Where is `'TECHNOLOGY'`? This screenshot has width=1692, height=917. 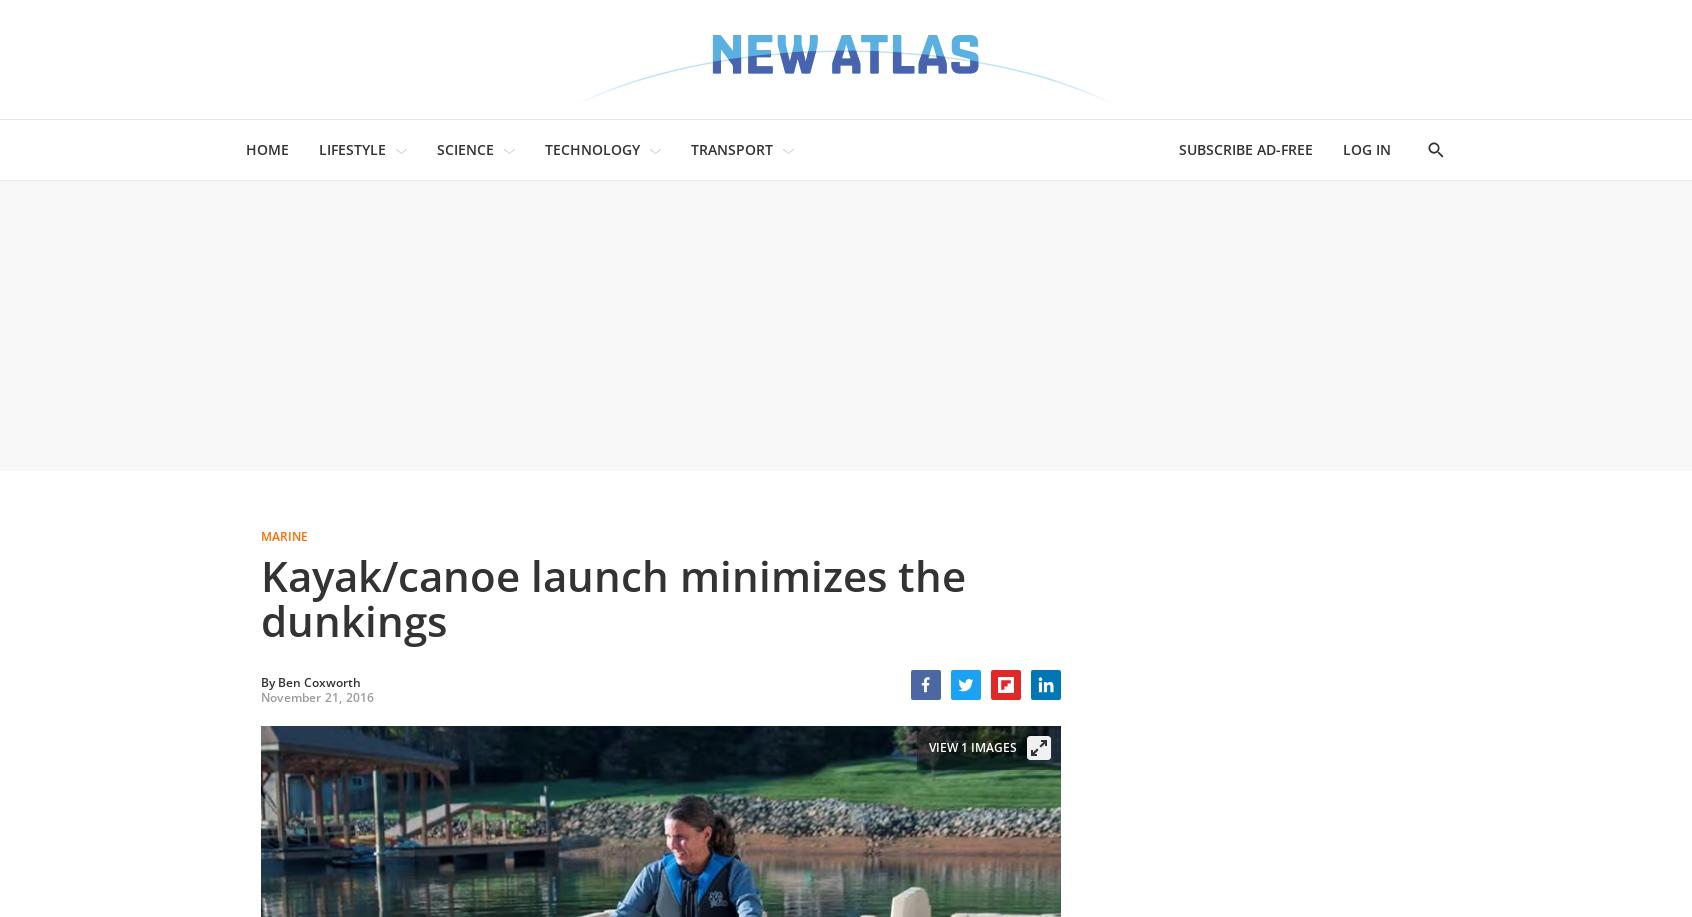
'TECHNOLOGY' is located at coordinates (591, 149).